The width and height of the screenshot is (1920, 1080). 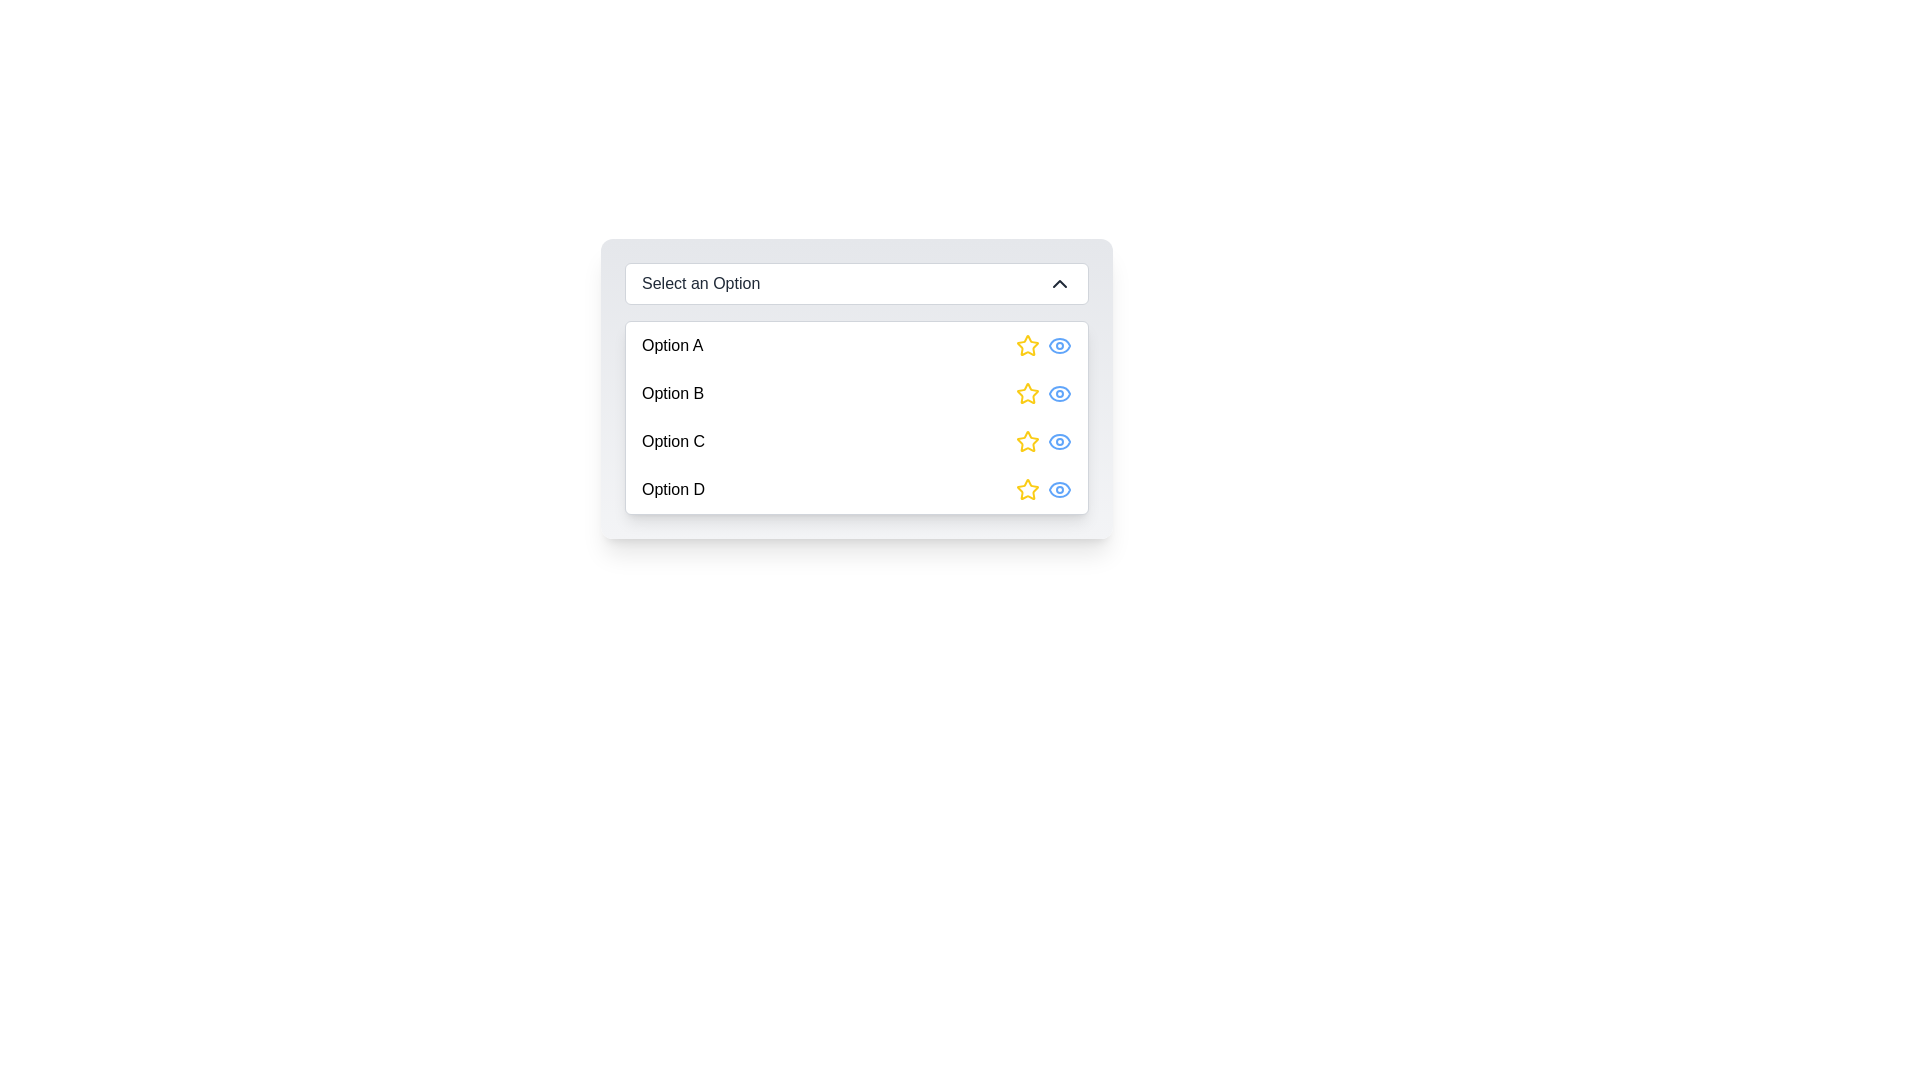 I want to click on an item from the dropdown menu located beneath the 'Select an Option' text, which contains four options with icons, so click(x=857, y=416).